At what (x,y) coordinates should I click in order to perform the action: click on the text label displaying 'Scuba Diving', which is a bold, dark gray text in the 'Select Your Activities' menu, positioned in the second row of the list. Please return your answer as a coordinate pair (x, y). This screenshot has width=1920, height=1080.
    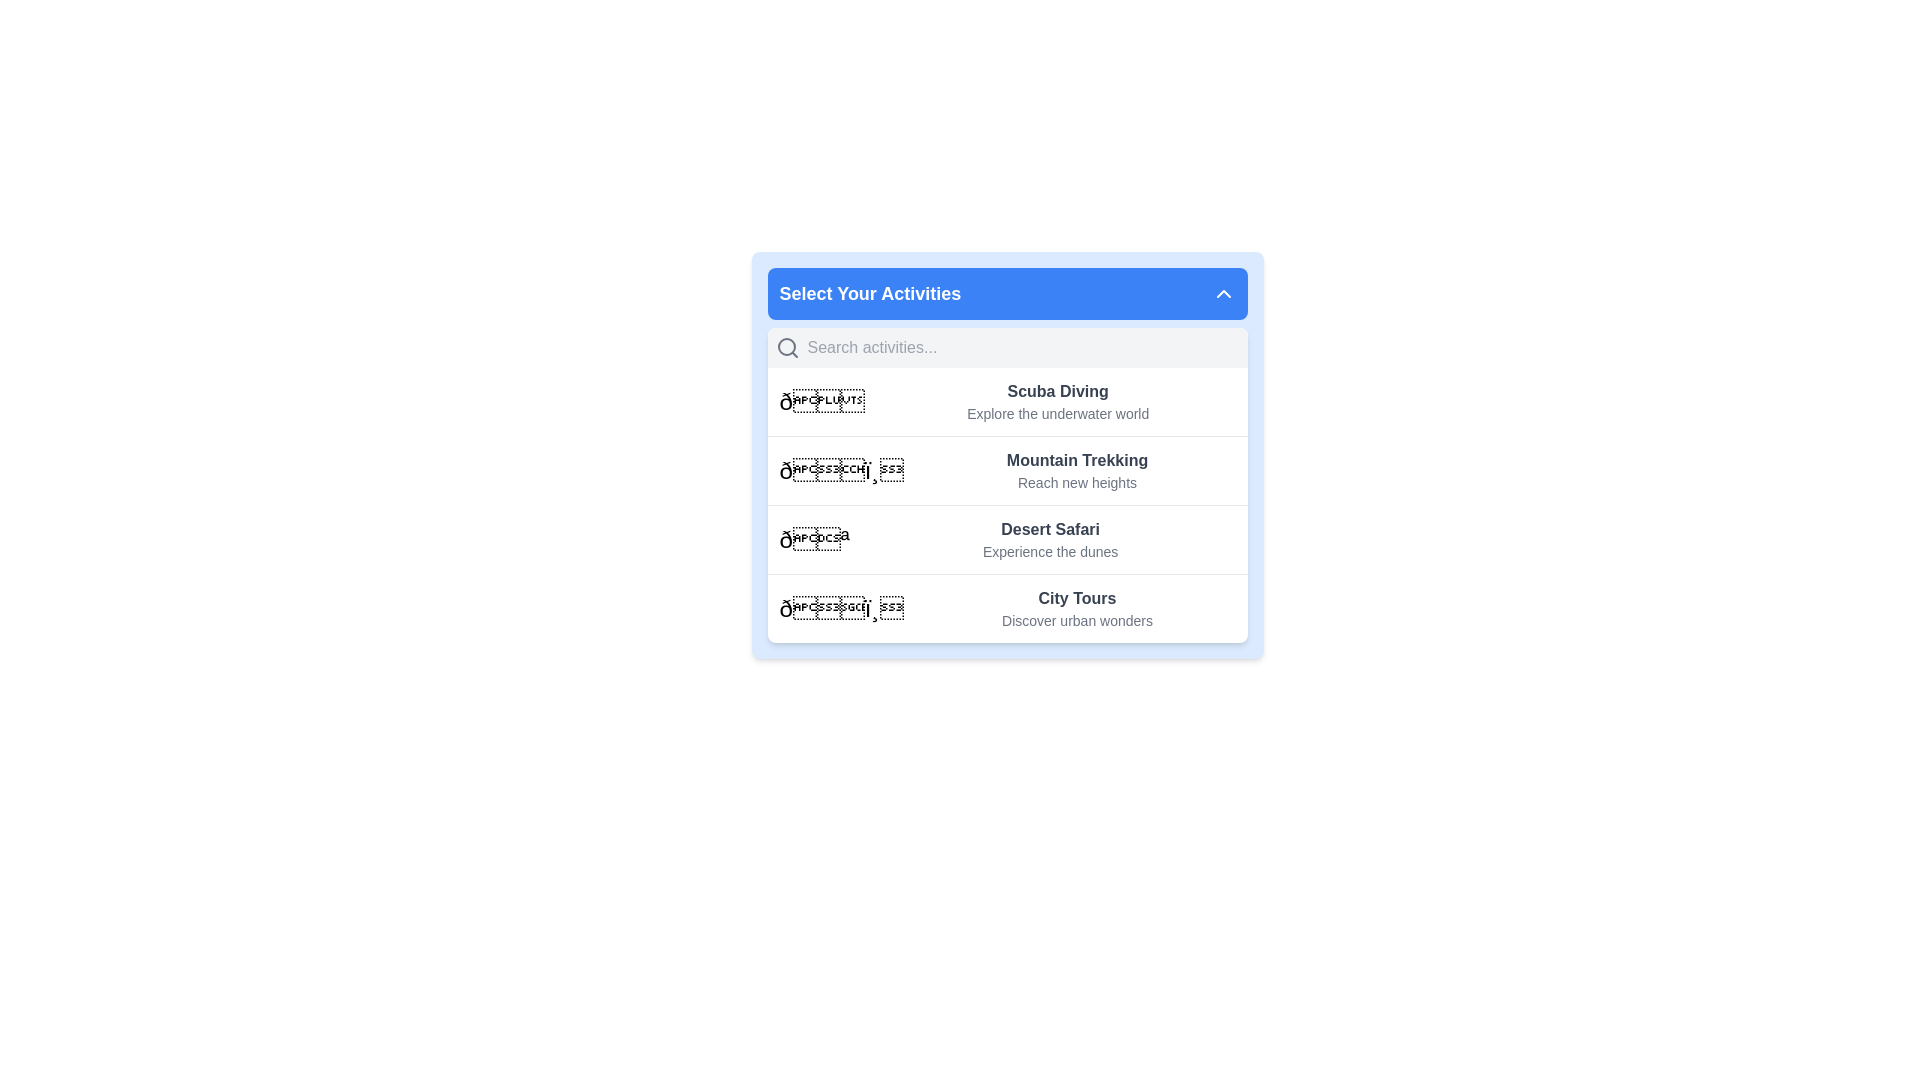
    Looking at the image, I should click on (1057, 392).